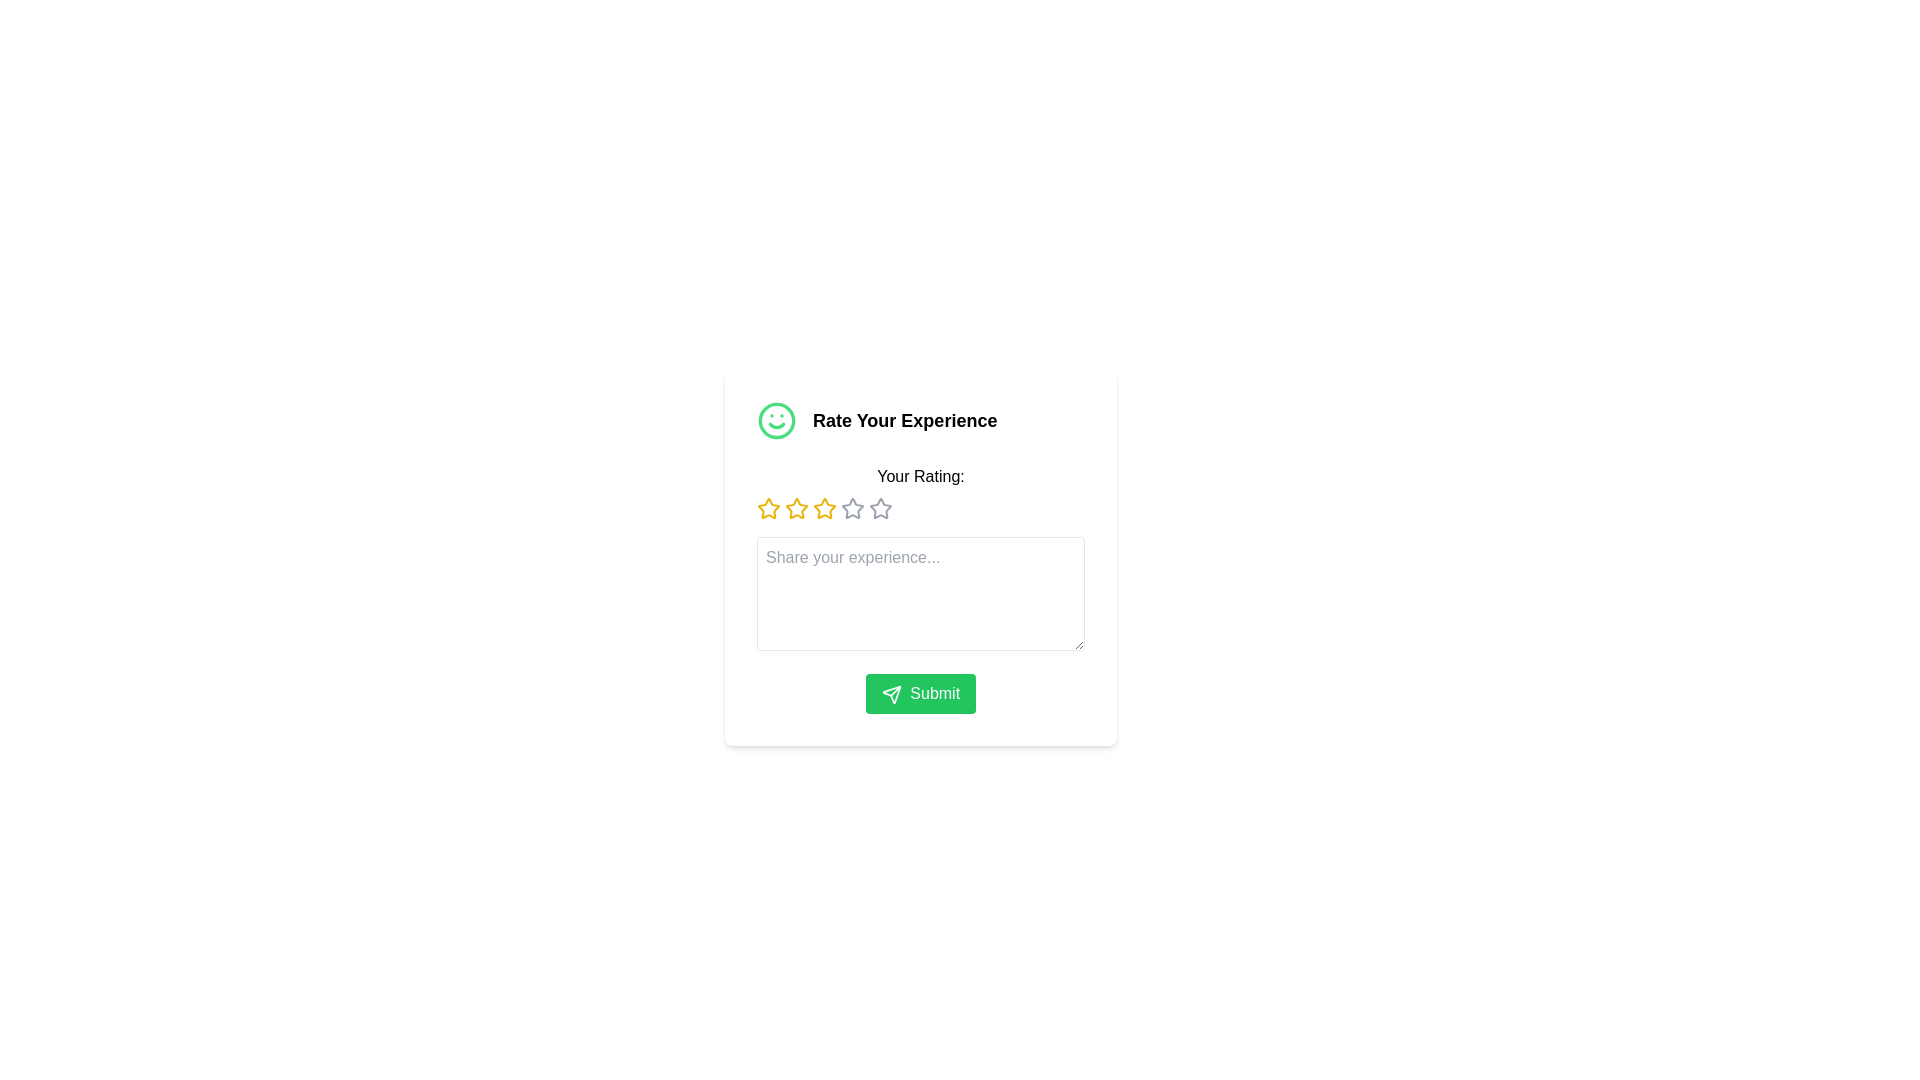 The image size is (1920, 1080). What do you see at coordinates (890, 693) in the screenshot?
I see `the small send icon, which is a minimalist arrow-shaped marker in white, located on the left side of the green 'Submit' button` at bounding box center [890, 693].